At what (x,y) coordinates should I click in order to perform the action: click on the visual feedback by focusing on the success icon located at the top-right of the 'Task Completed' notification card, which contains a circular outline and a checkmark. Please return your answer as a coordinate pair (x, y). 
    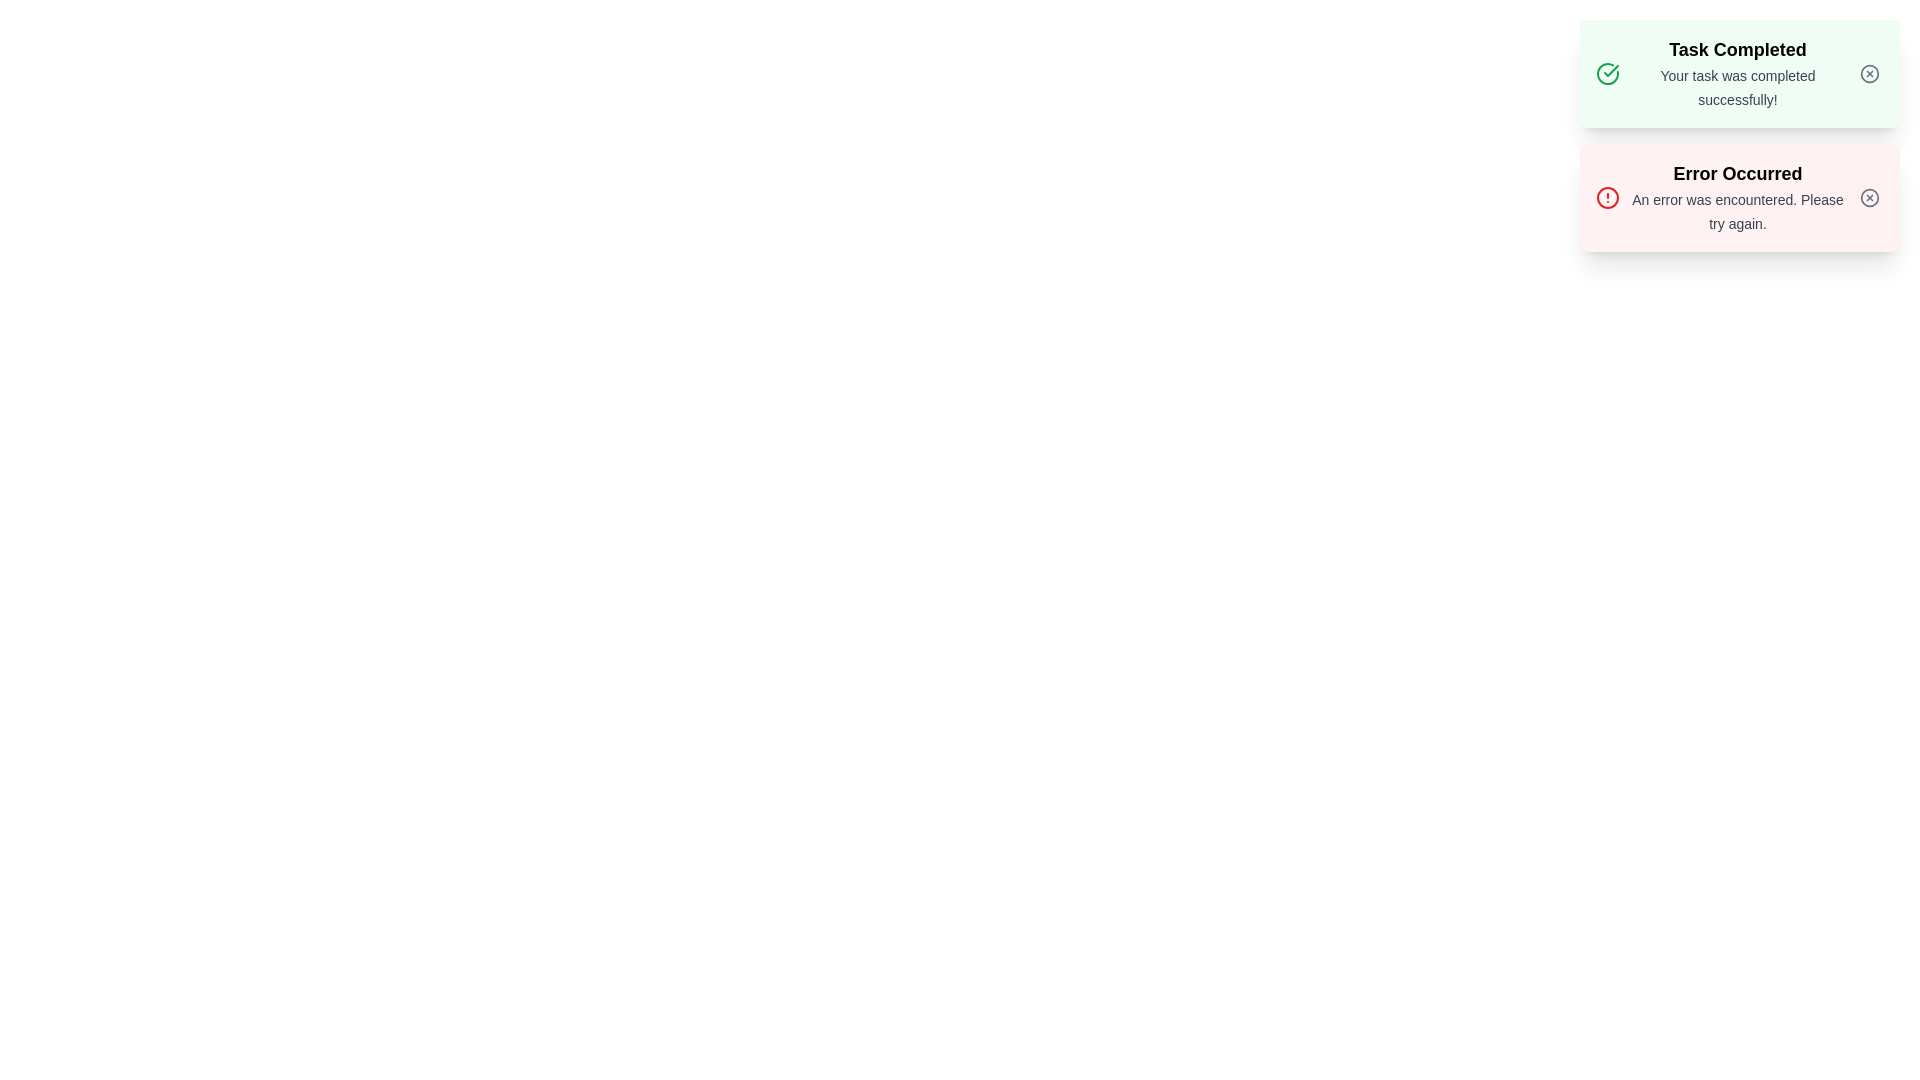
    Looking at the image, I should click on (1611, 69).